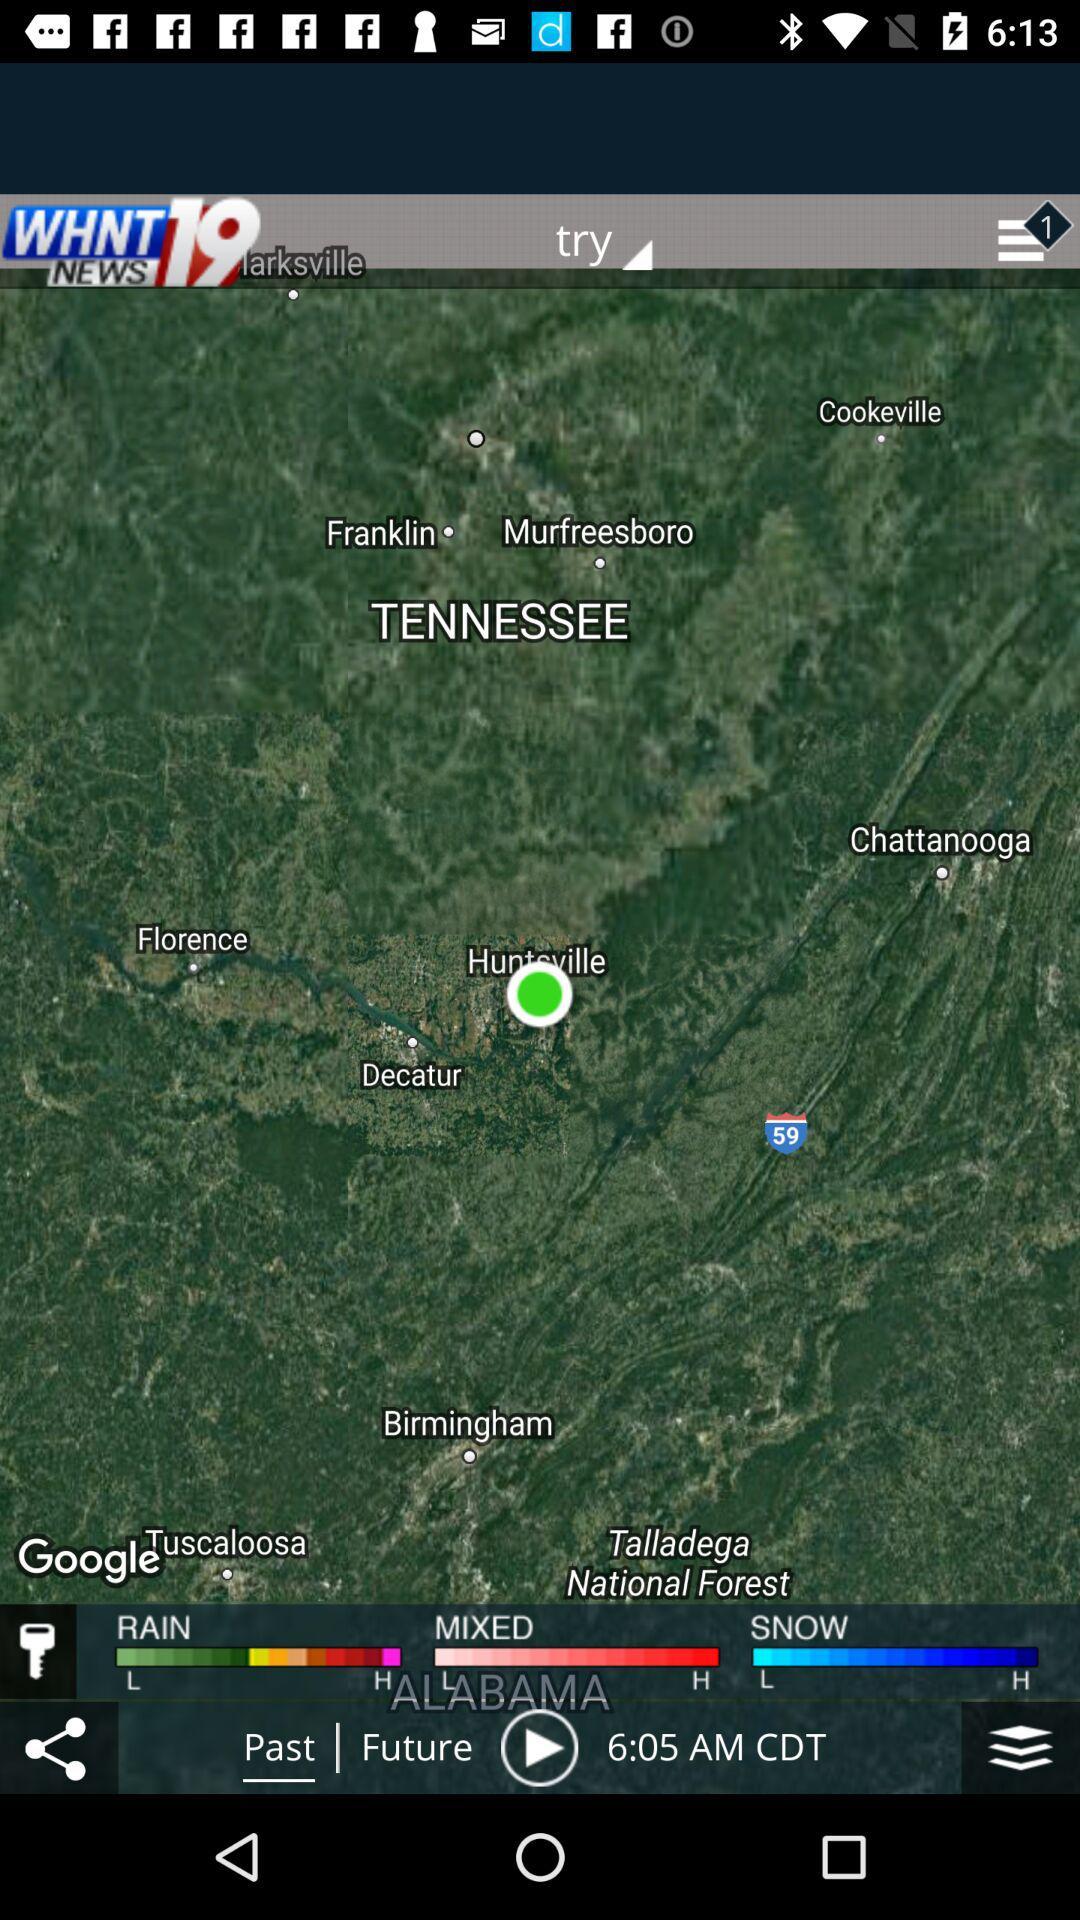  I want to click on the layers icon, so click(1020, 1746).